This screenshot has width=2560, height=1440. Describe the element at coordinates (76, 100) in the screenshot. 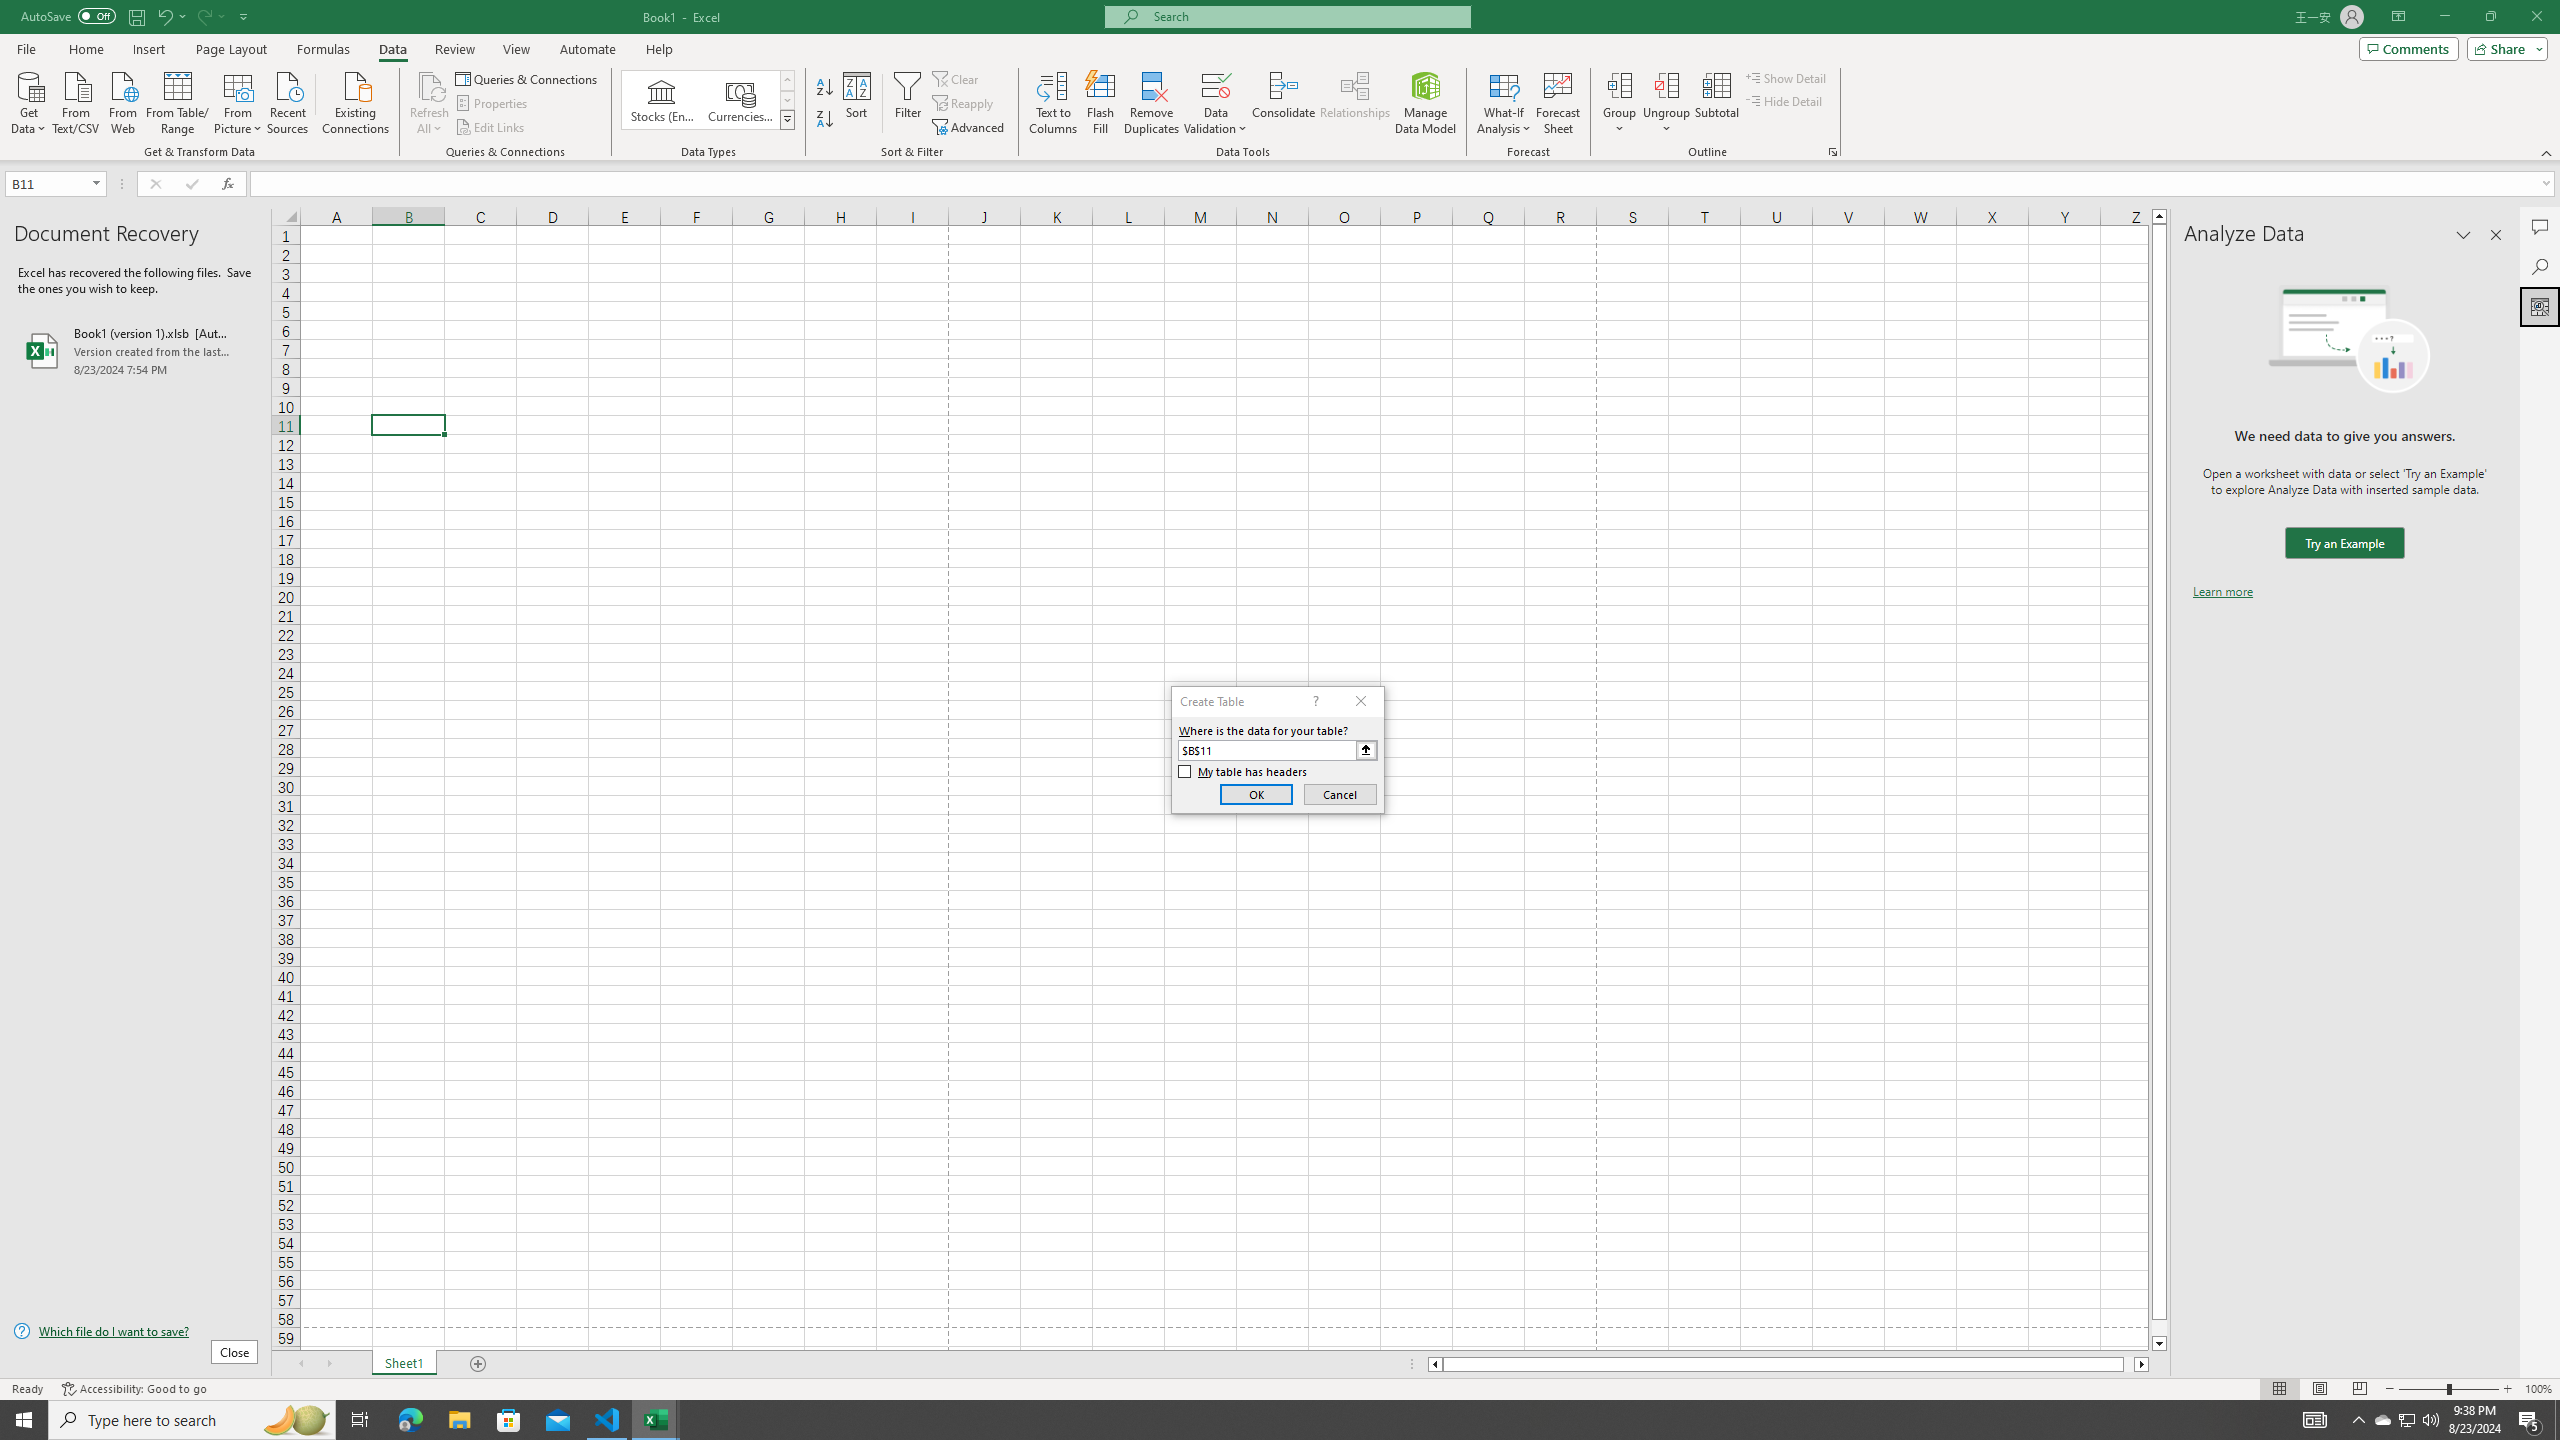

I see `'From Text/CSV'` at that location.